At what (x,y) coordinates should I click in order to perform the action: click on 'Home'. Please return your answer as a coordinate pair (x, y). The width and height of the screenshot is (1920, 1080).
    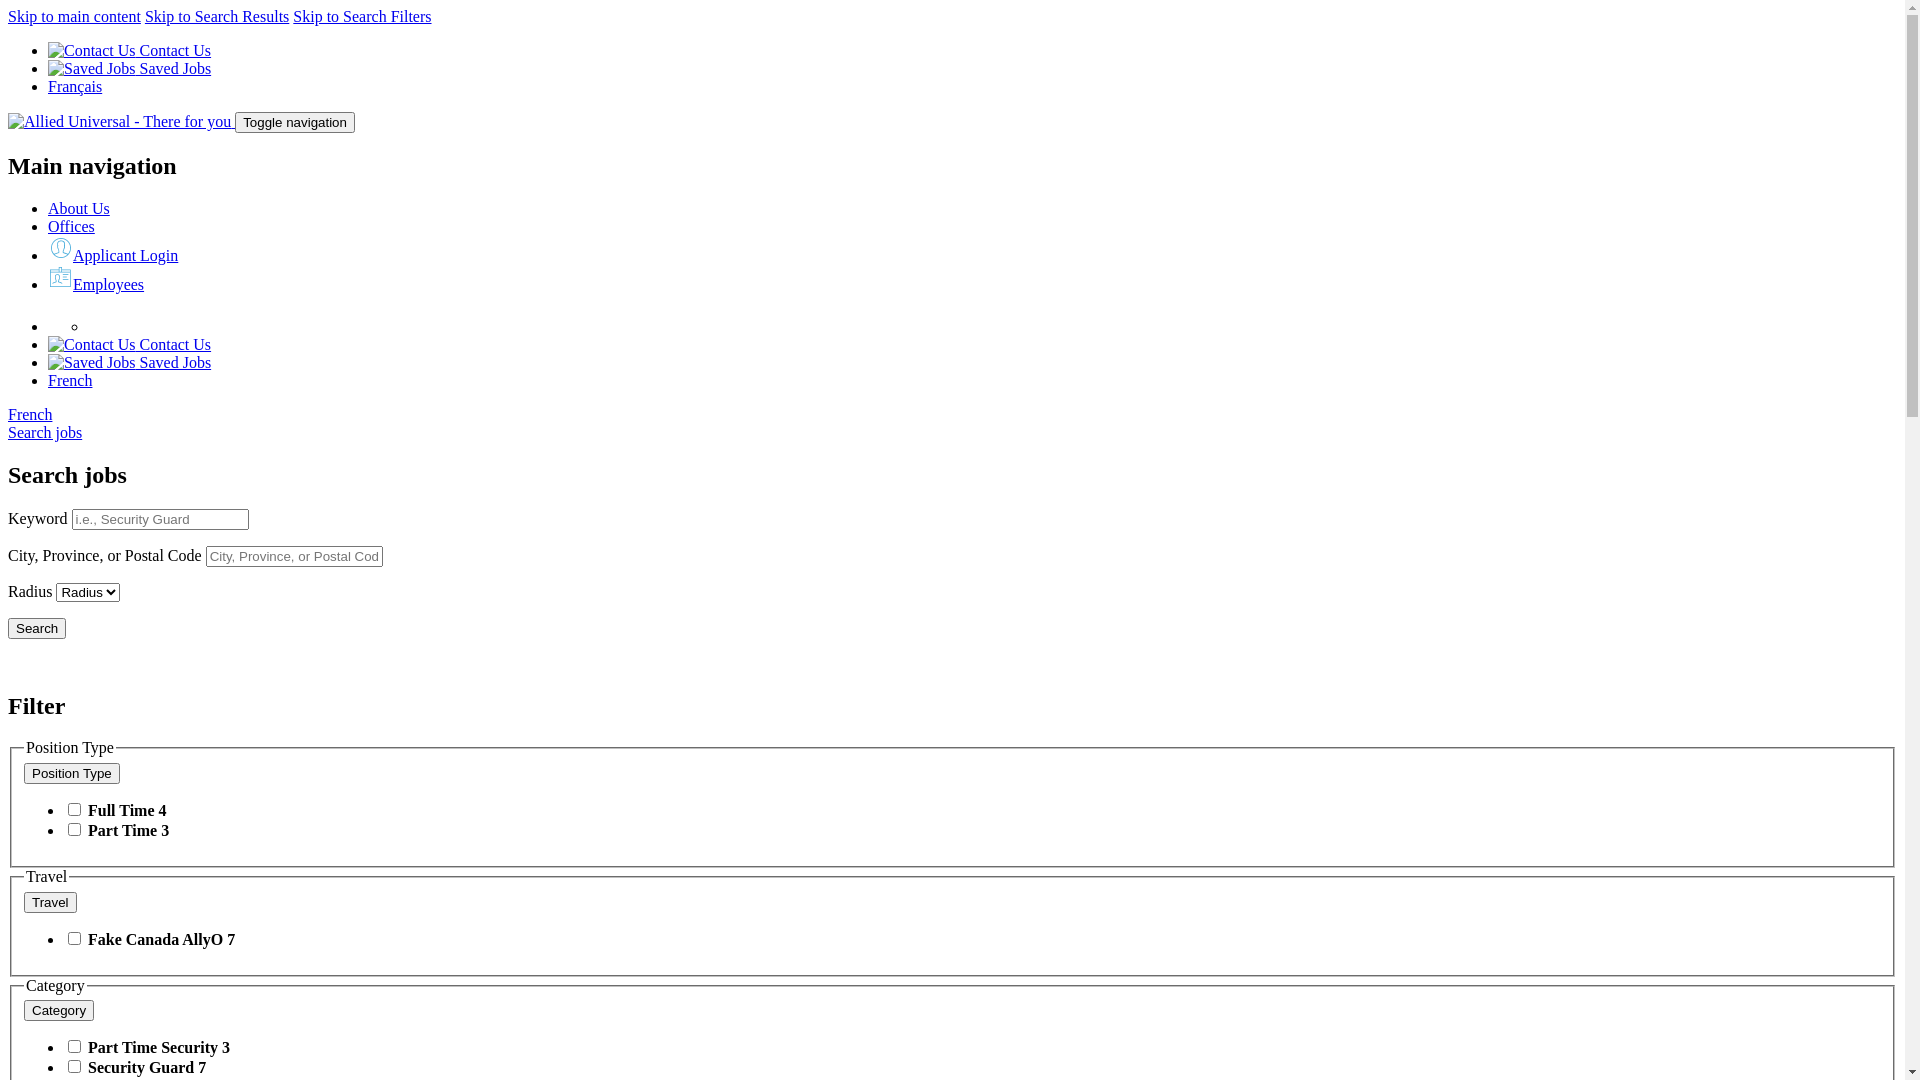
    Looking at the image, I should click on (8, 121).